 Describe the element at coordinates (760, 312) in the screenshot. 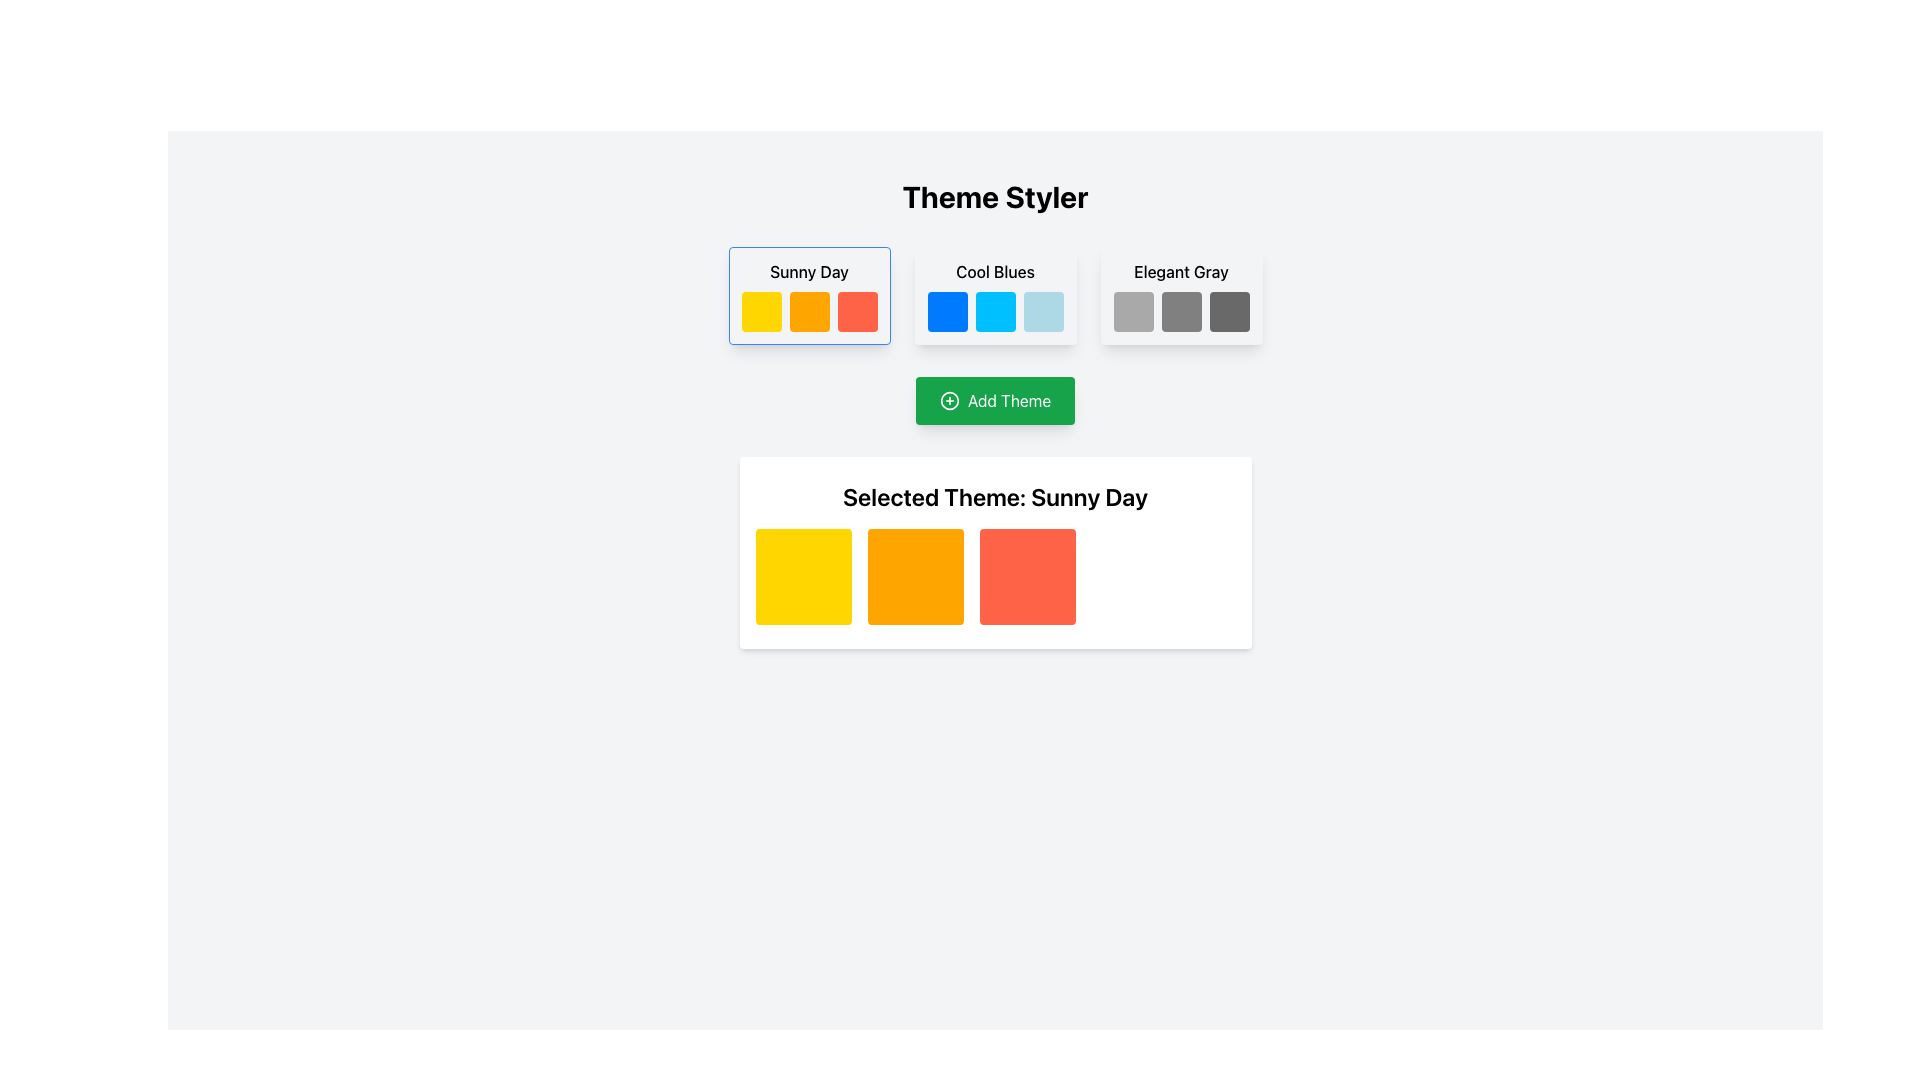

I see `the first color box representing a theme color option within the 'Sunny Day' theme selector in the top-left section of the 'Theme Styler' interface` at that location.